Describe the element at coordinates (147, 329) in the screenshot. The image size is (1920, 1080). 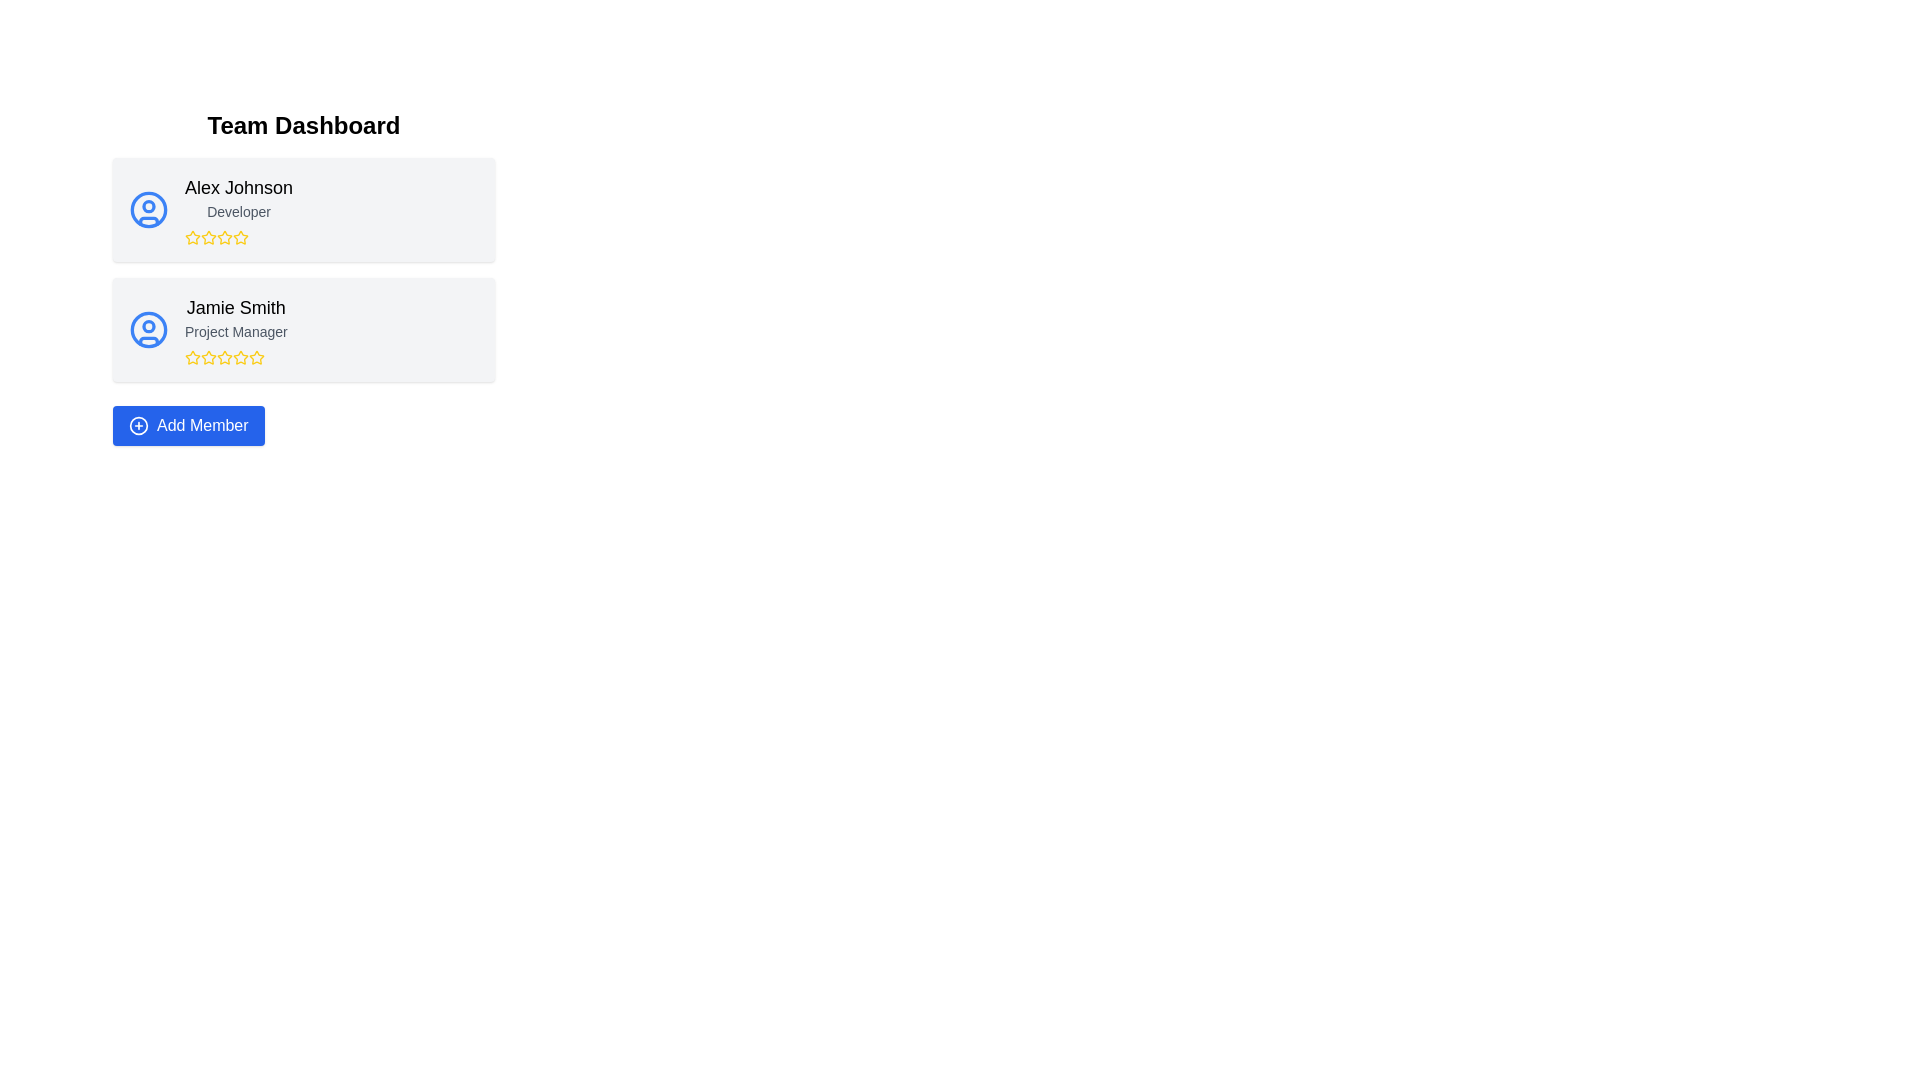
I see `the circular blue user profile icon located to the left of the text 'Jamie Smith' and 'Project Manager'` at that location.